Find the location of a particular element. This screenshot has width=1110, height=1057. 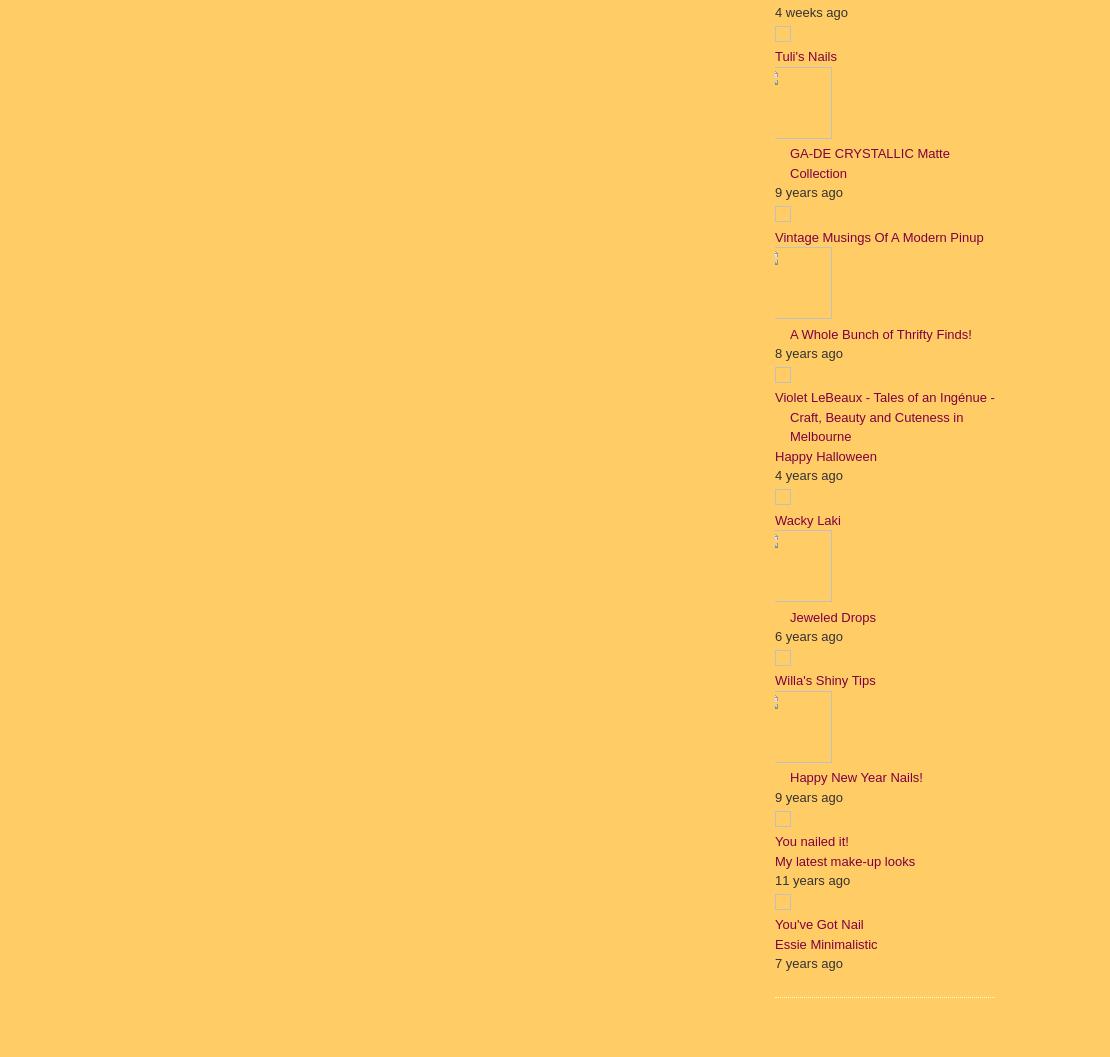

'Violet LeBeaux - Tales of an Ingénue - Craft, Beauty and Cuteness in Melbourne' is located at coordinates (774, 415).